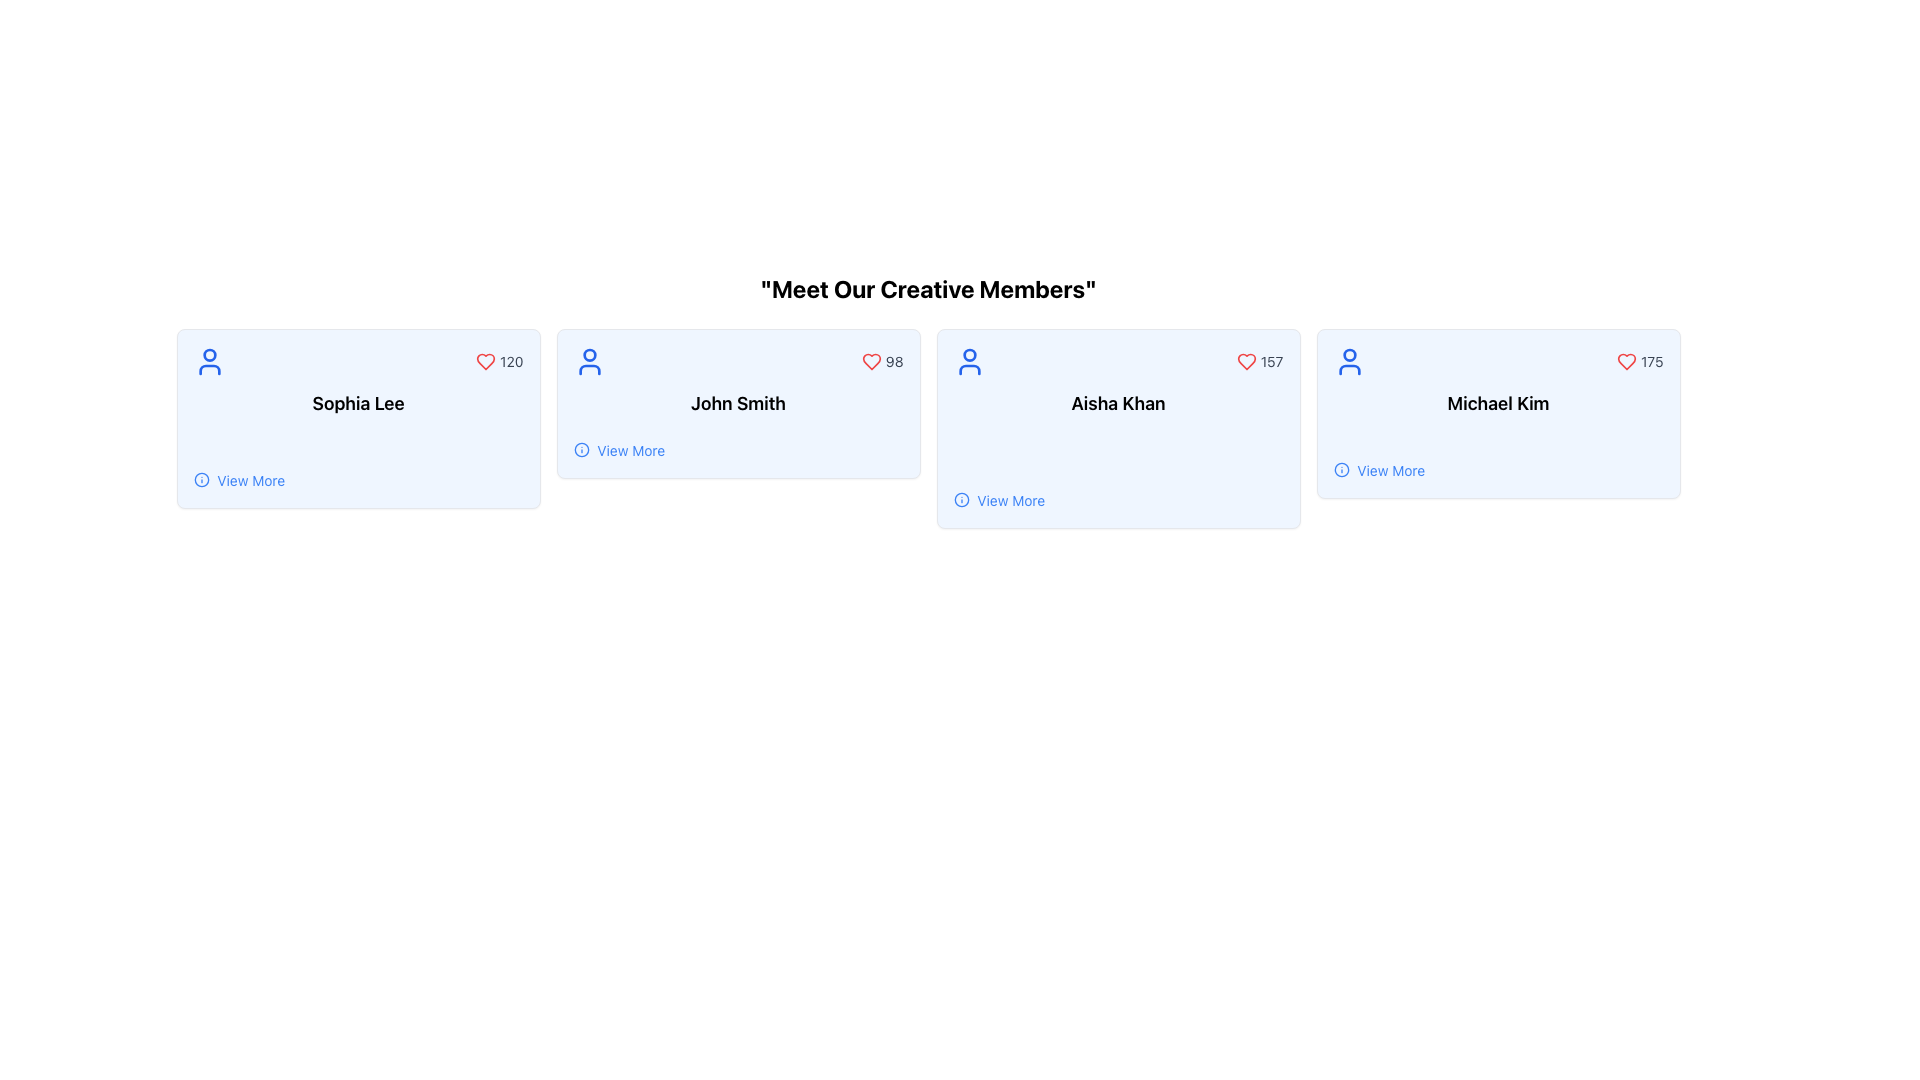 This screenshot has height=1080, width=1920. I want to click on the hyperlink with the associated icon located in the bottom-left corner of the card labeled 'Aisha Khan', so click(999, 499).